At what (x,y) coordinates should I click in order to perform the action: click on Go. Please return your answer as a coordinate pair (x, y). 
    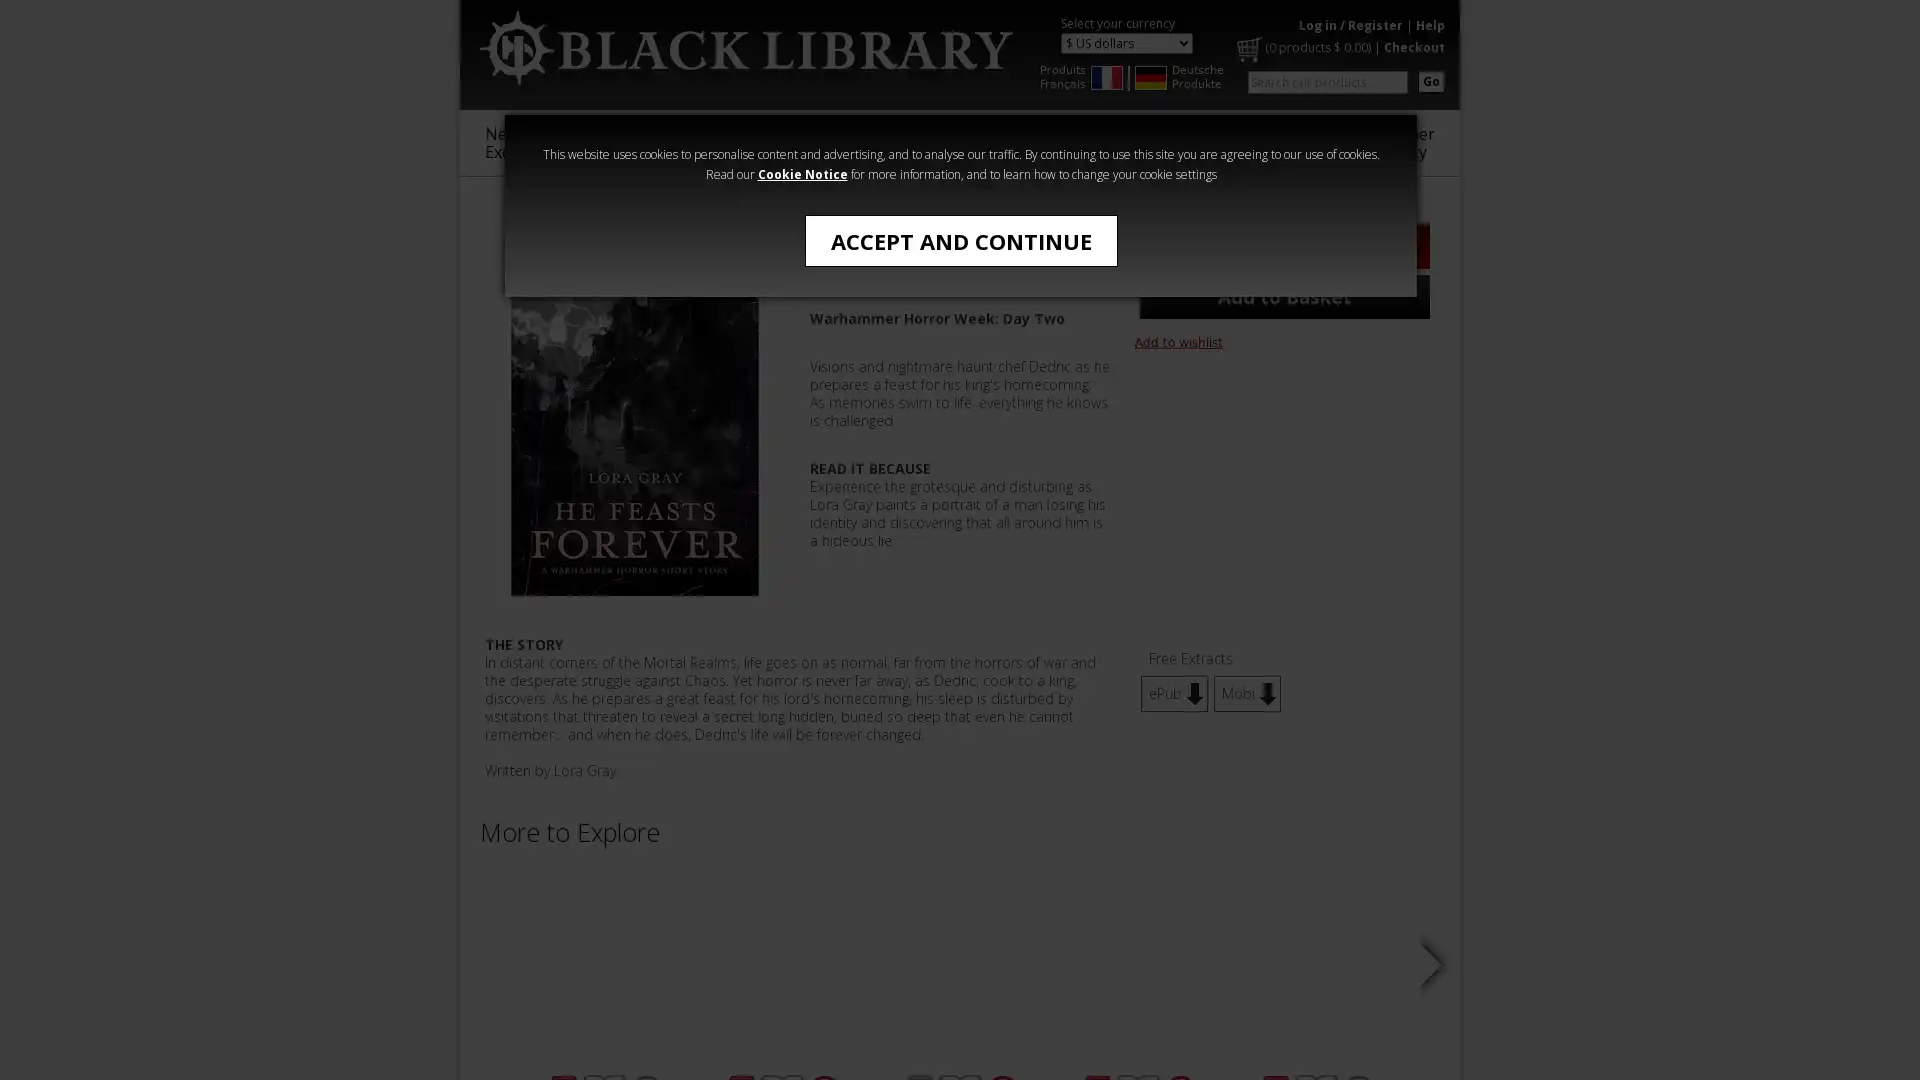
    Looking at the image, I should click on (1430, 80).